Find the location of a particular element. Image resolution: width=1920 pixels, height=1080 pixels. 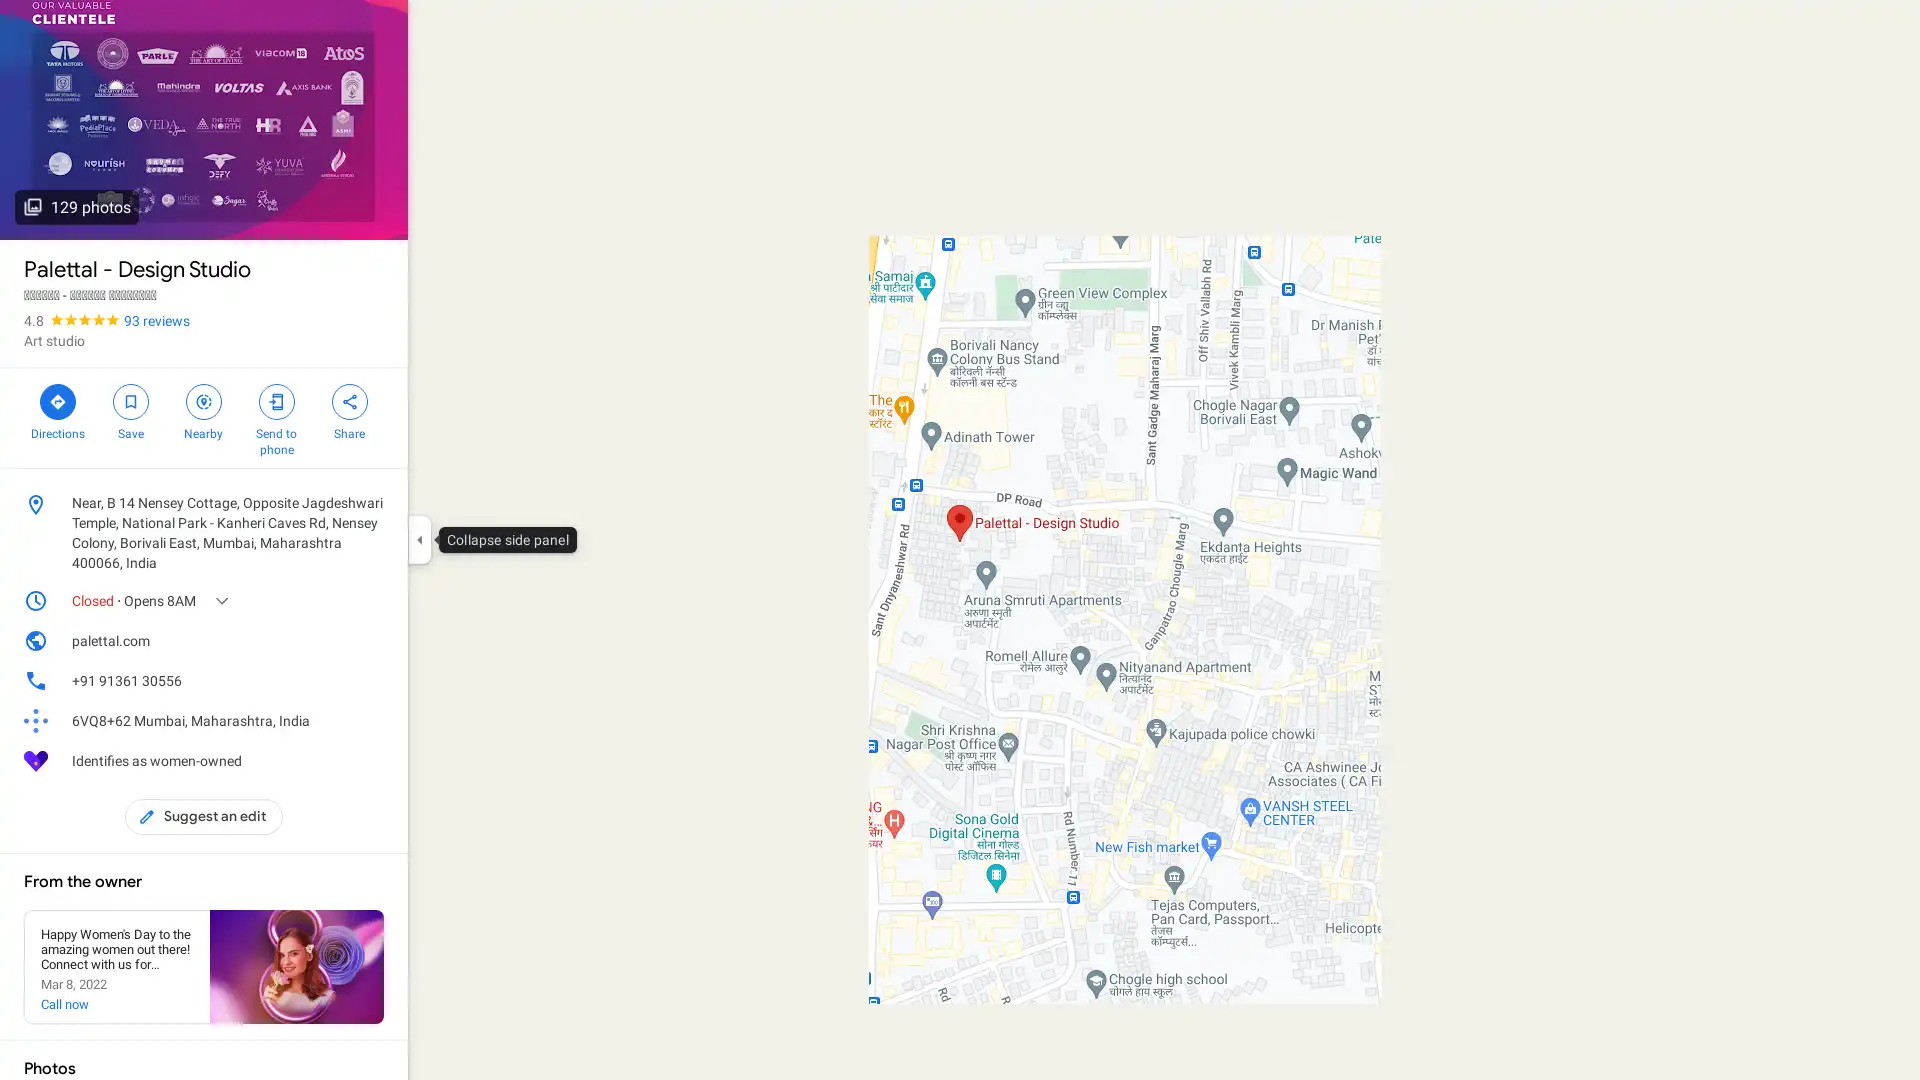

Menu is located at coordinates (35, 34).